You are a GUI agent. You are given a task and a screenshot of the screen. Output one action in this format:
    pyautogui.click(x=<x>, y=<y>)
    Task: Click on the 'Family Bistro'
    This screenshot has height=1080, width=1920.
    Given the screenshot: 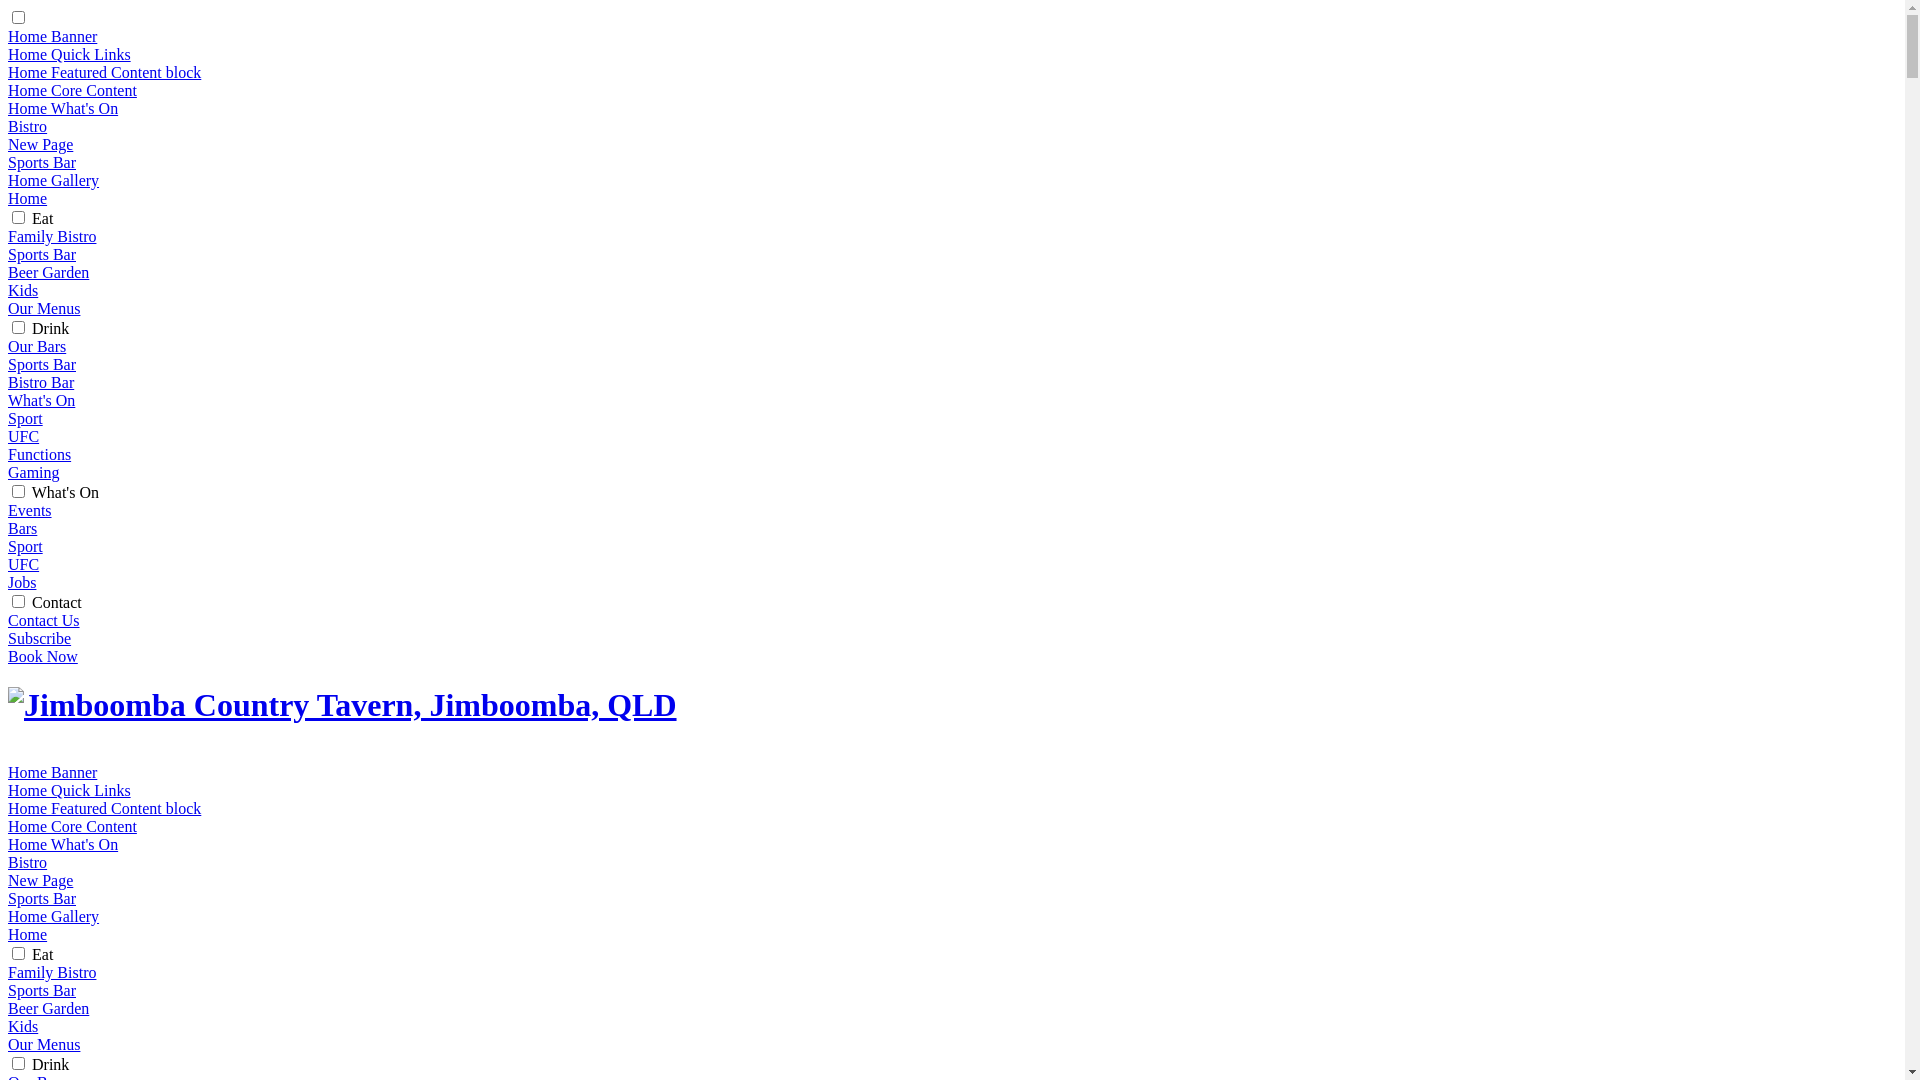 What is the action you would take?
    pyautogui.click(x=52, y=971)
    